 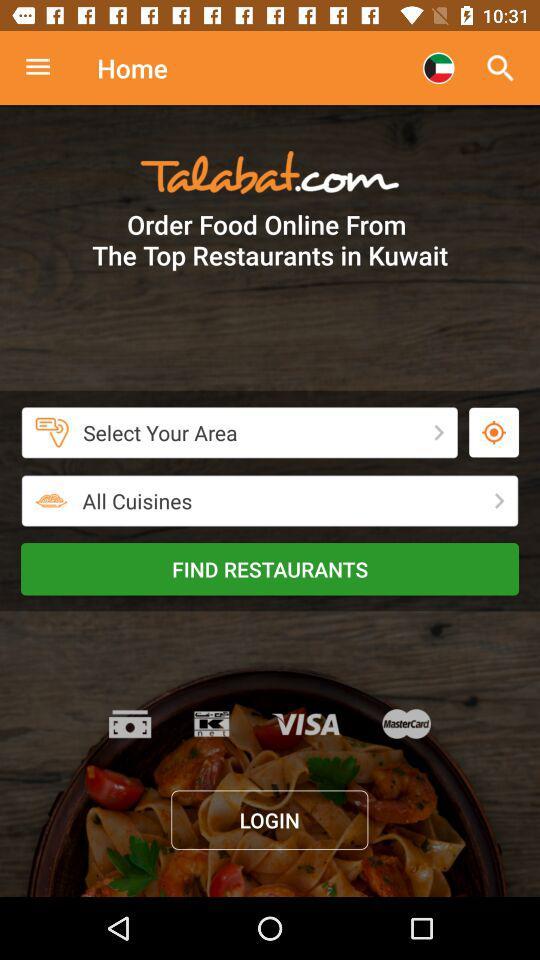 What do you see at coordinates (48, 68) in the screenshot?
I see `search option` at bounding box center [48, 68].